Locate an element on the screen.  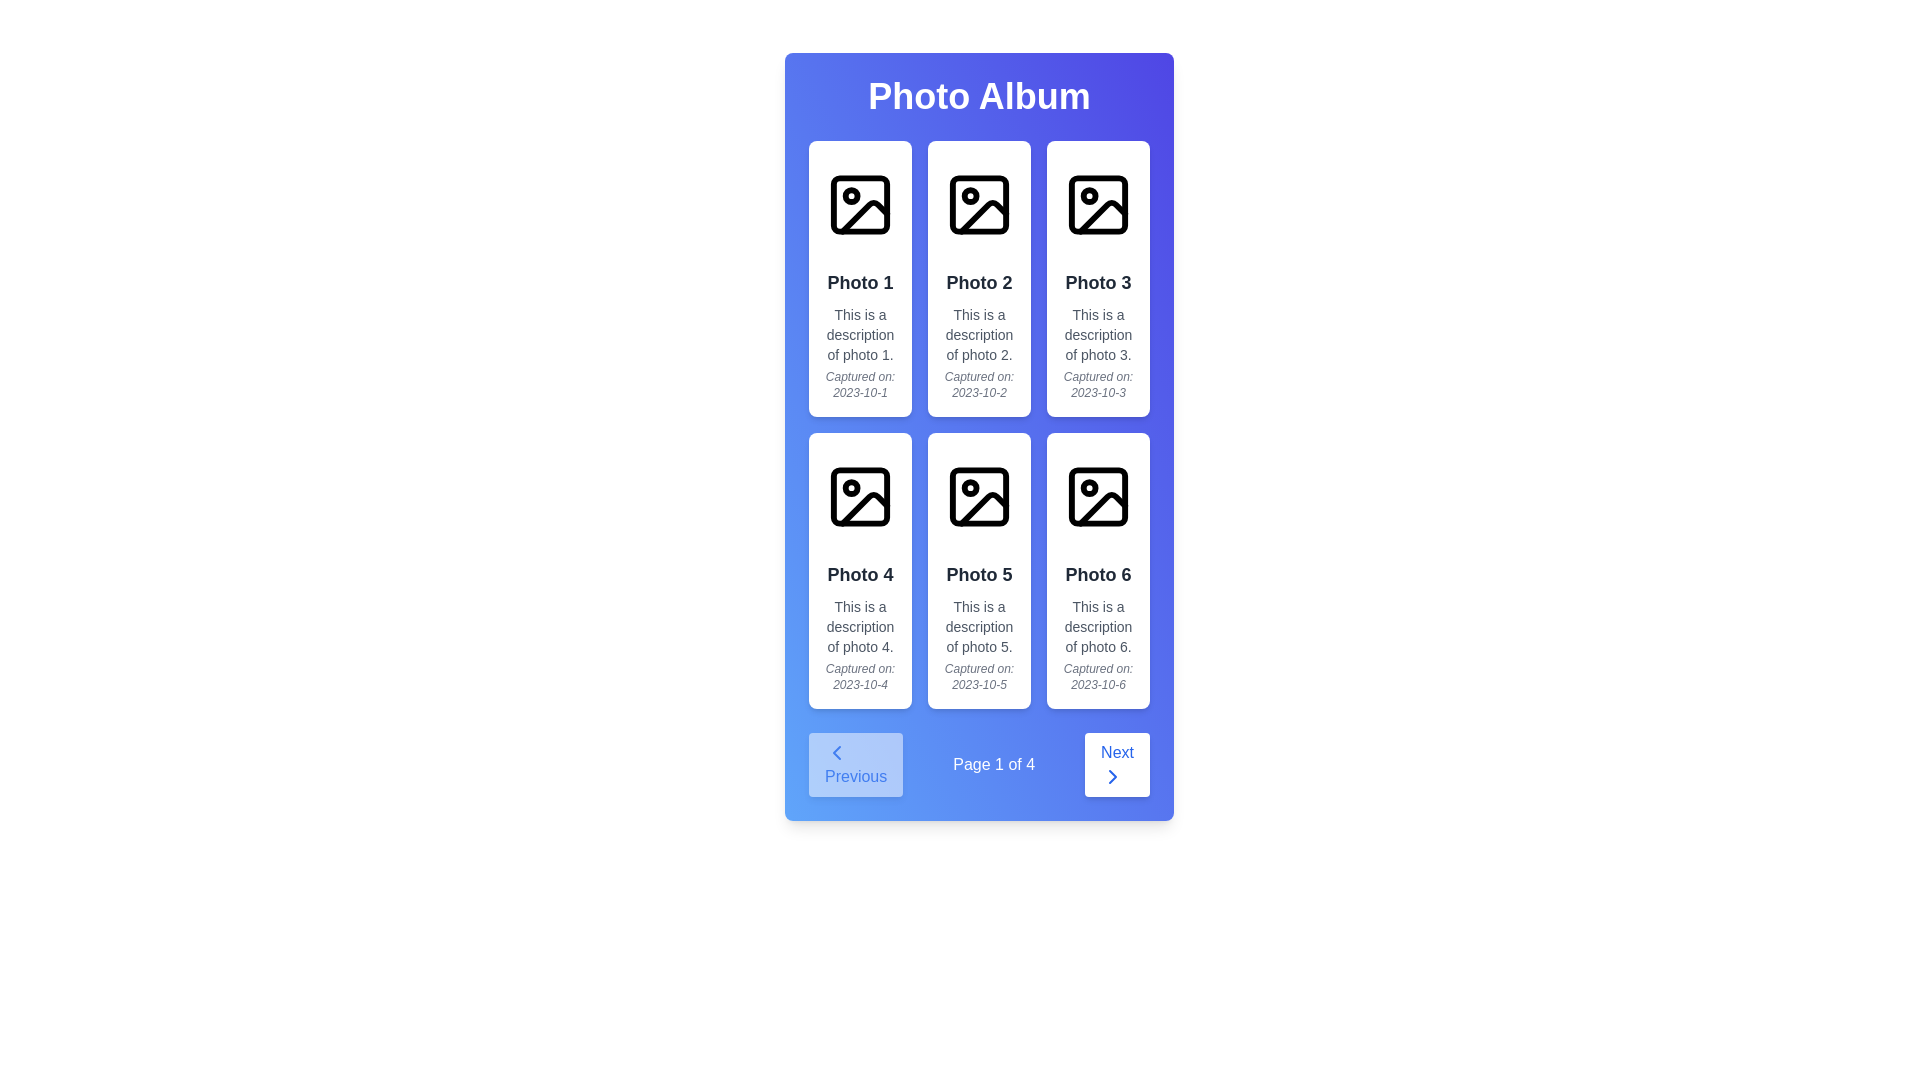
the blue right-arrow chevron icon located on the right side of the 'Next' button, which has a white background and blue text is located at coordinates (1112, 775).